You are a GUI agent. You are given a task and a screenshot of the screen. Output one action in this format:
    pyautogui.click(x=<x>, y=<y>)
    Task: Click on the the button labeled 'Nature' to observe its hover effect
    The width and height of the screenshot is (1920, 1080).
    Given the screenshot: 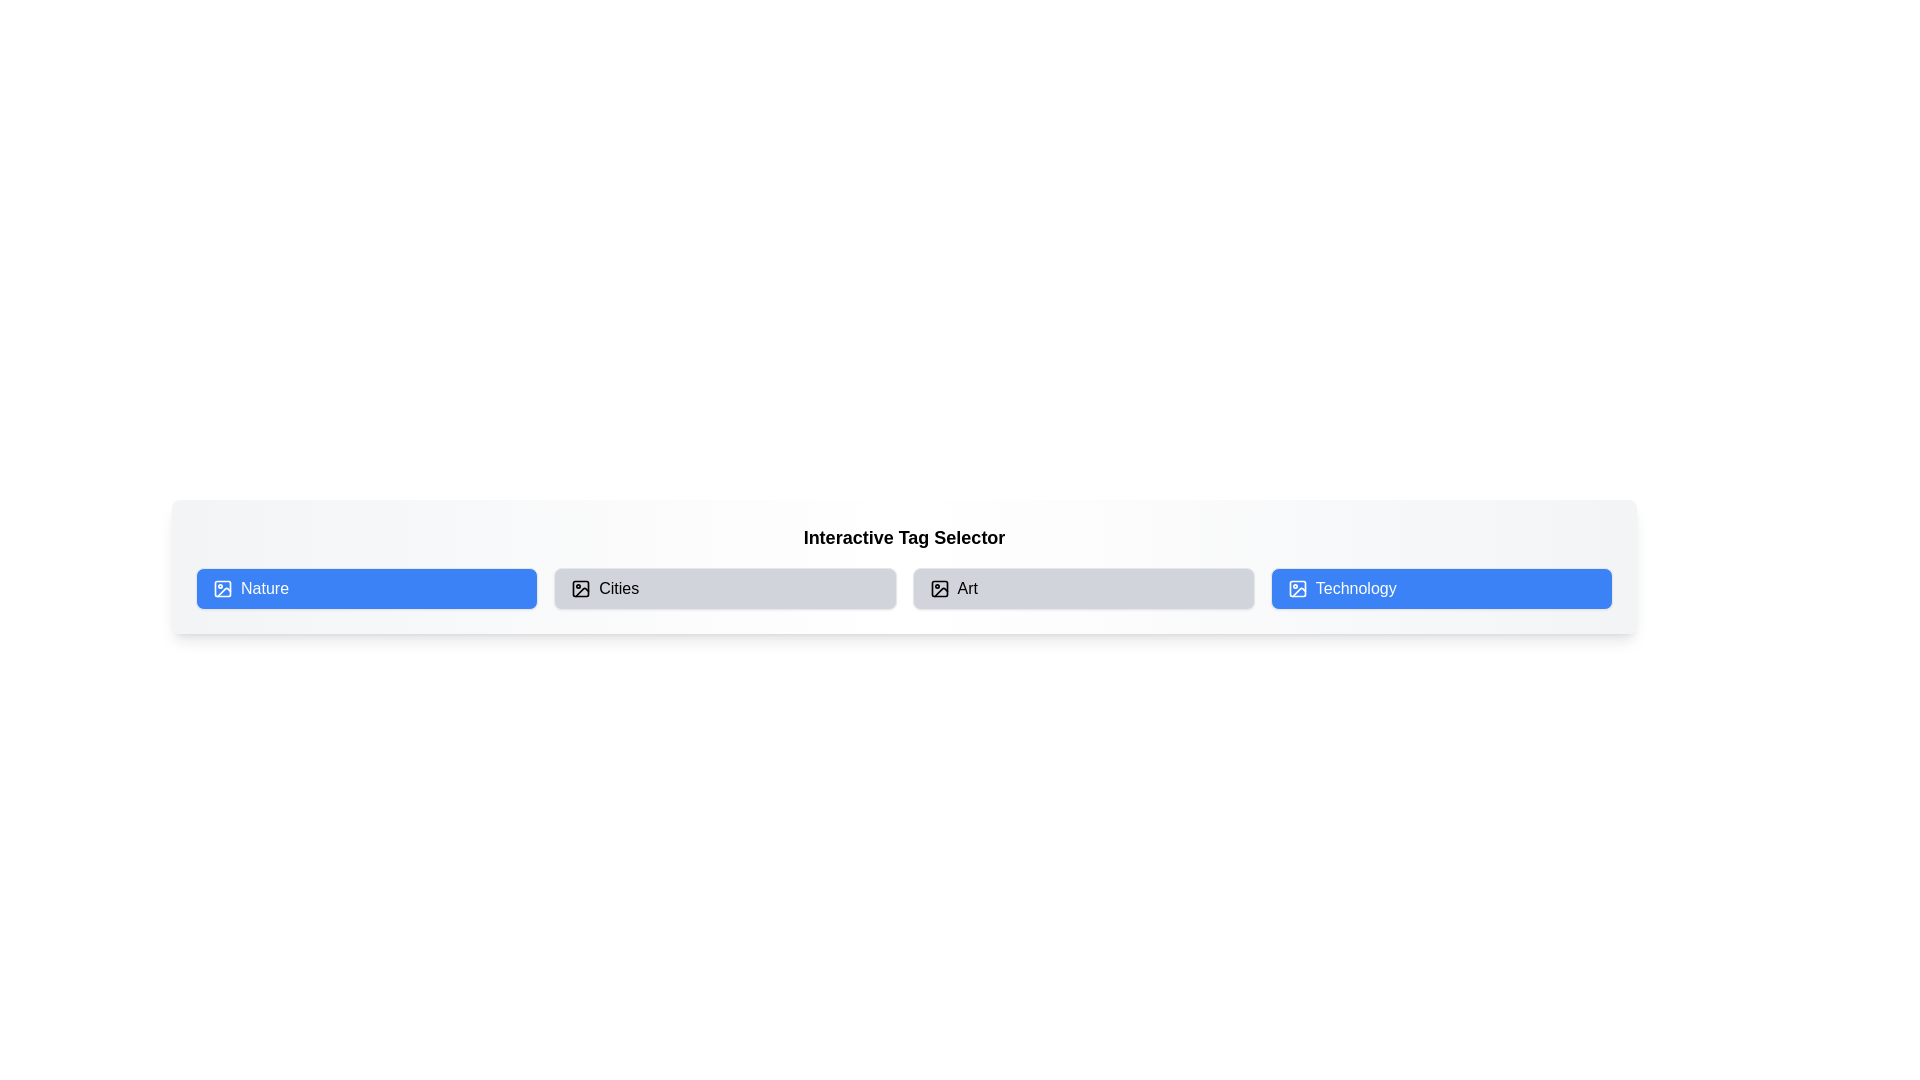 What is the action you would take?
    pyautogui.click(x=366, y=588)
    